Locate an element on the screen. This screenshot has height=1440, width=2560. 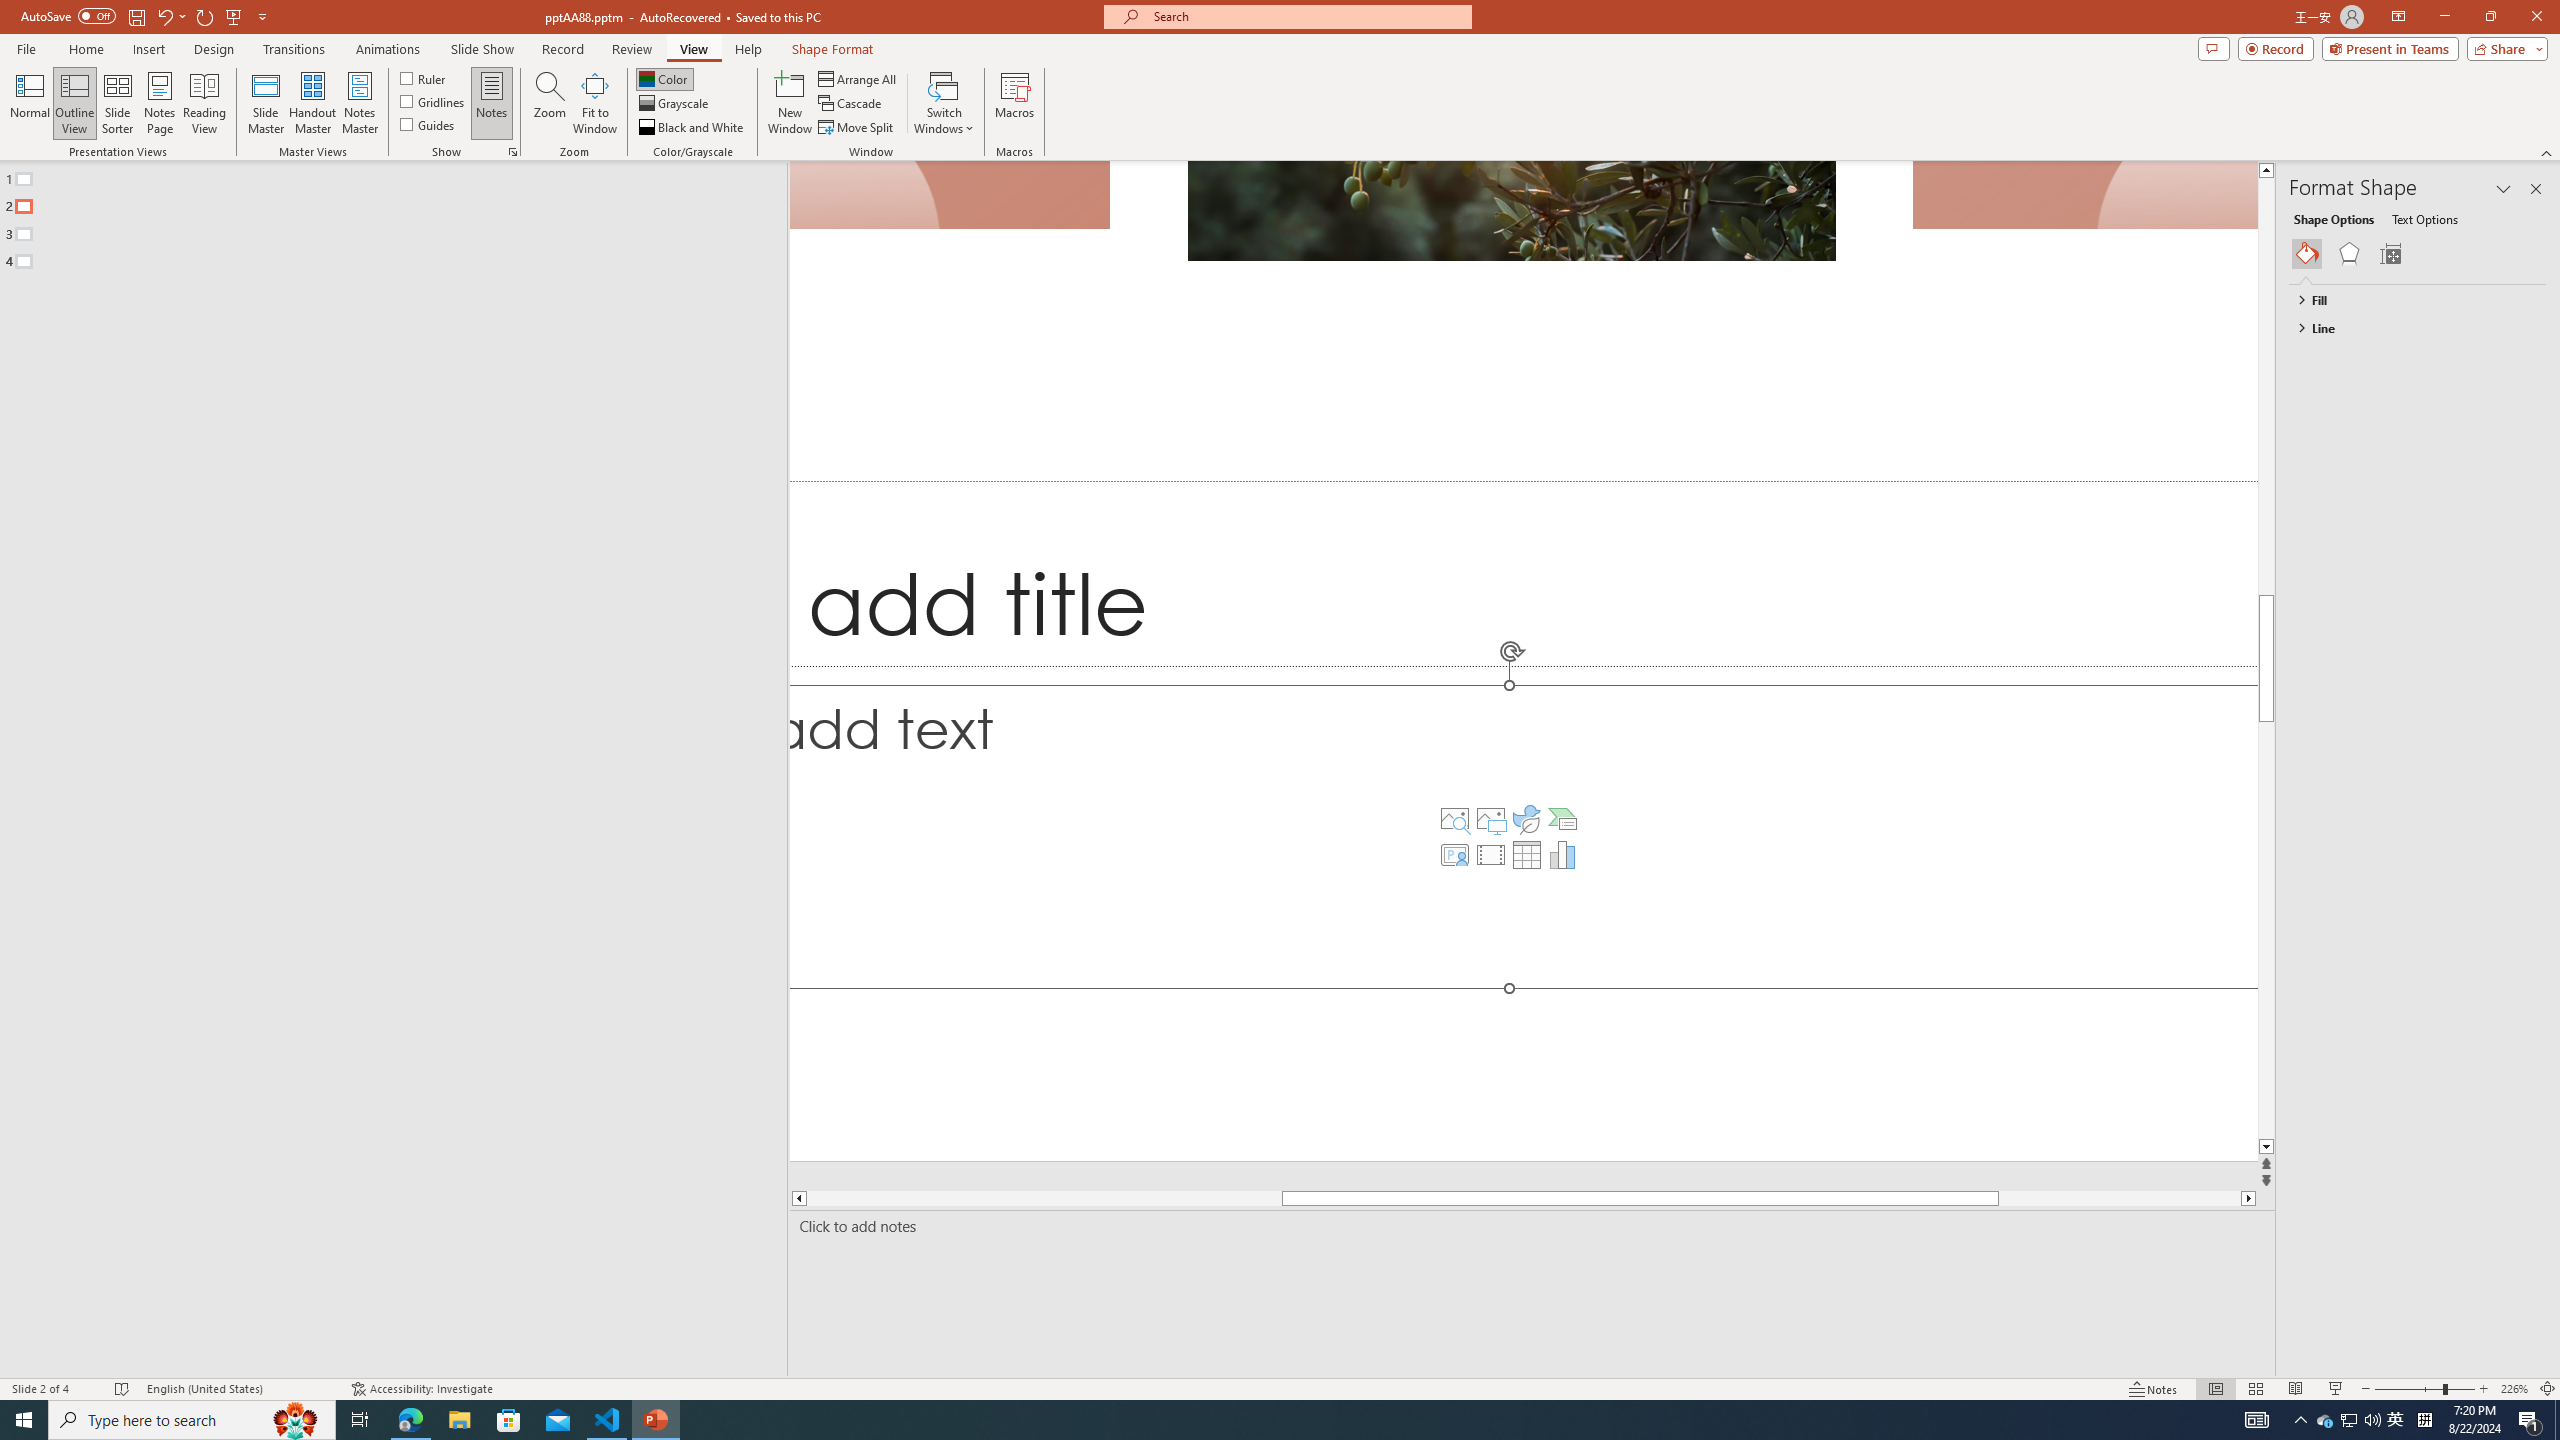
'Insert Chart' is located at coordinates (1561, 854).